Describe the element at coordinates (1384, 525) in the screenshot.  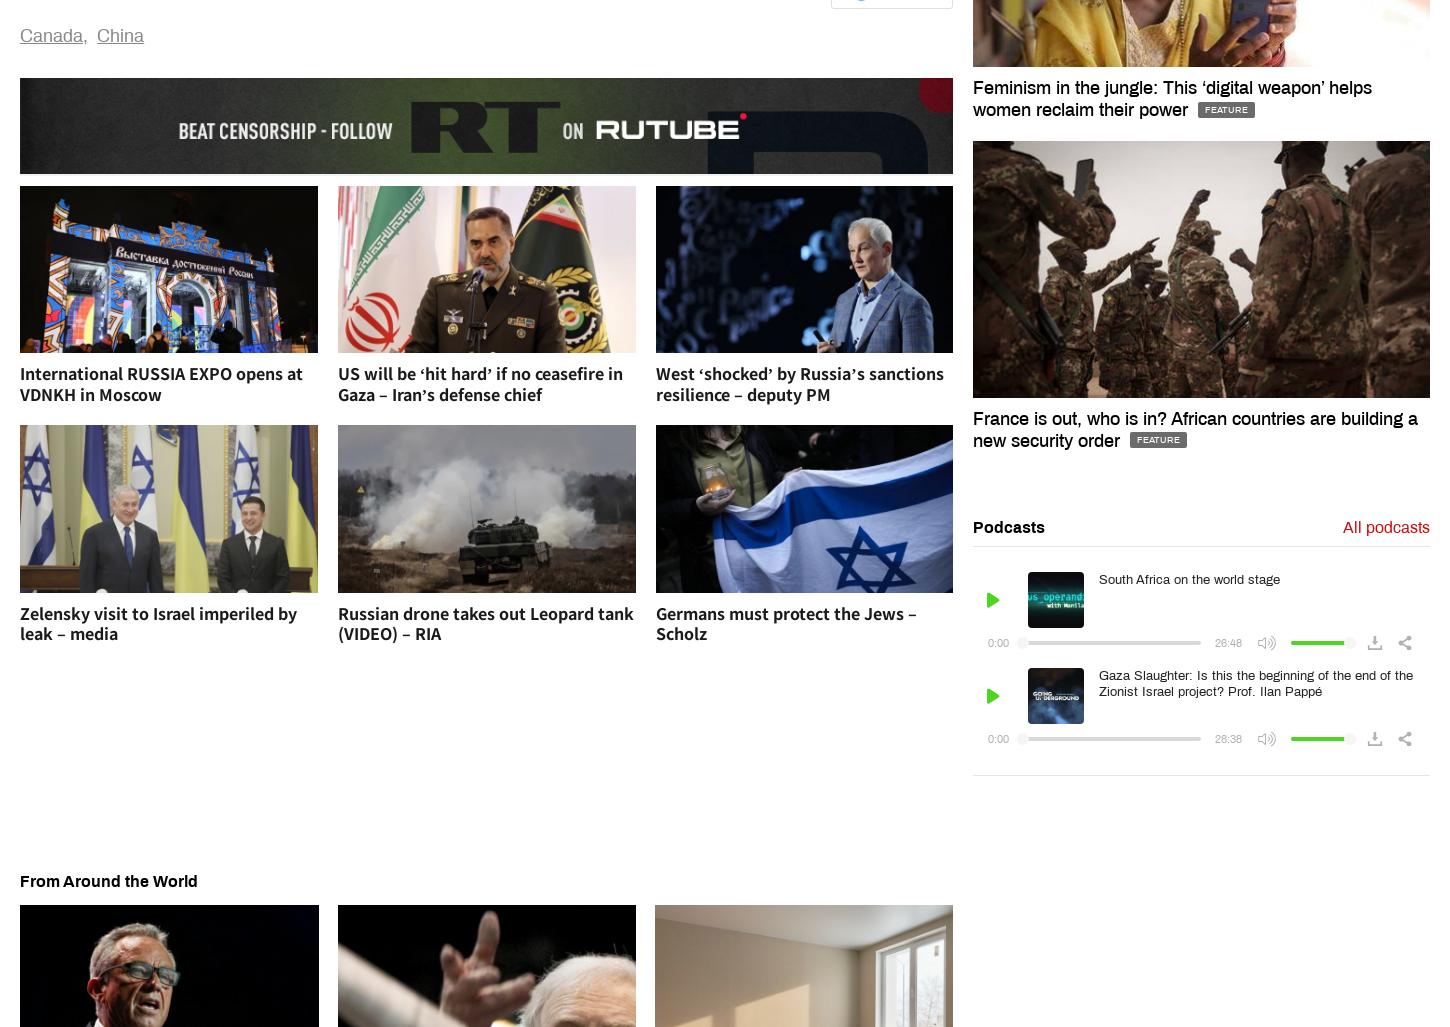
I see `'All podcasts'` at that location.